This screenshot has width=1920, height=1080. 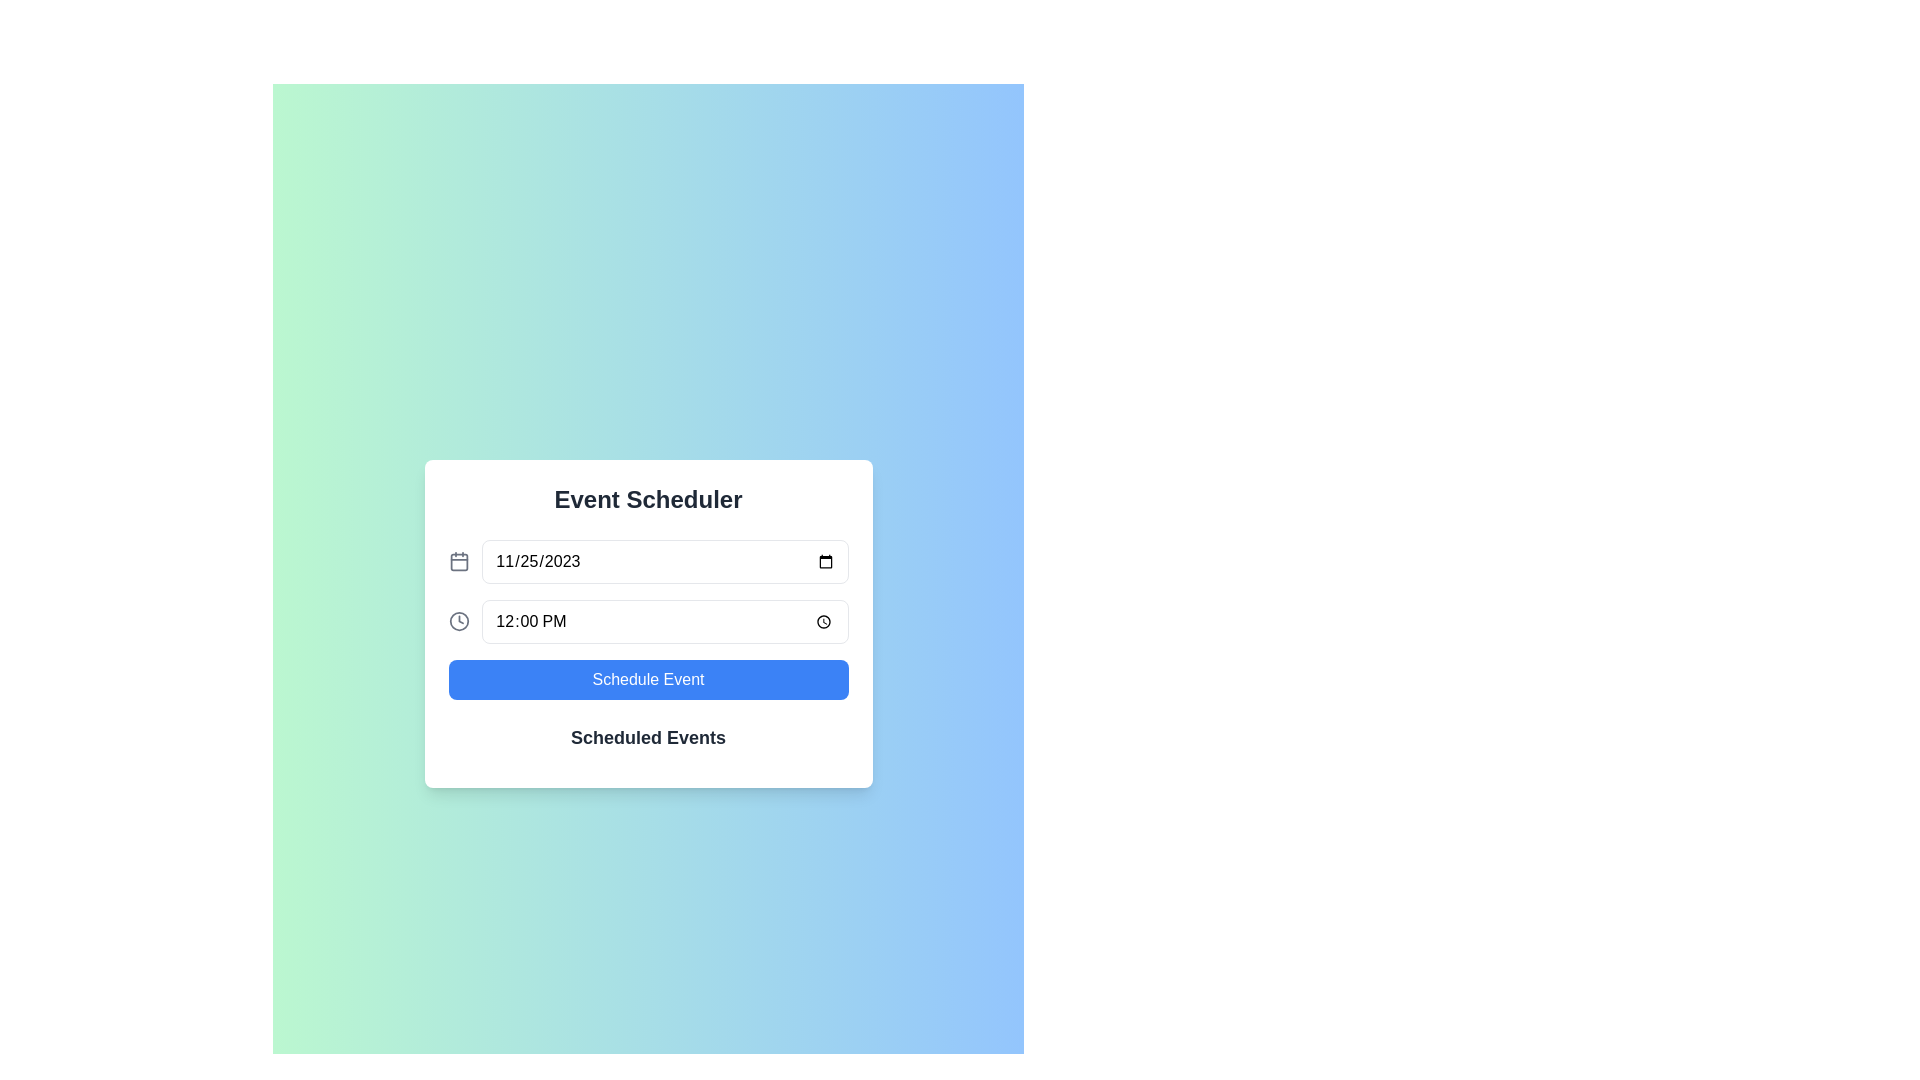 I want to click on the icon located on the left side of the date input field, so click(x=458, y=562).